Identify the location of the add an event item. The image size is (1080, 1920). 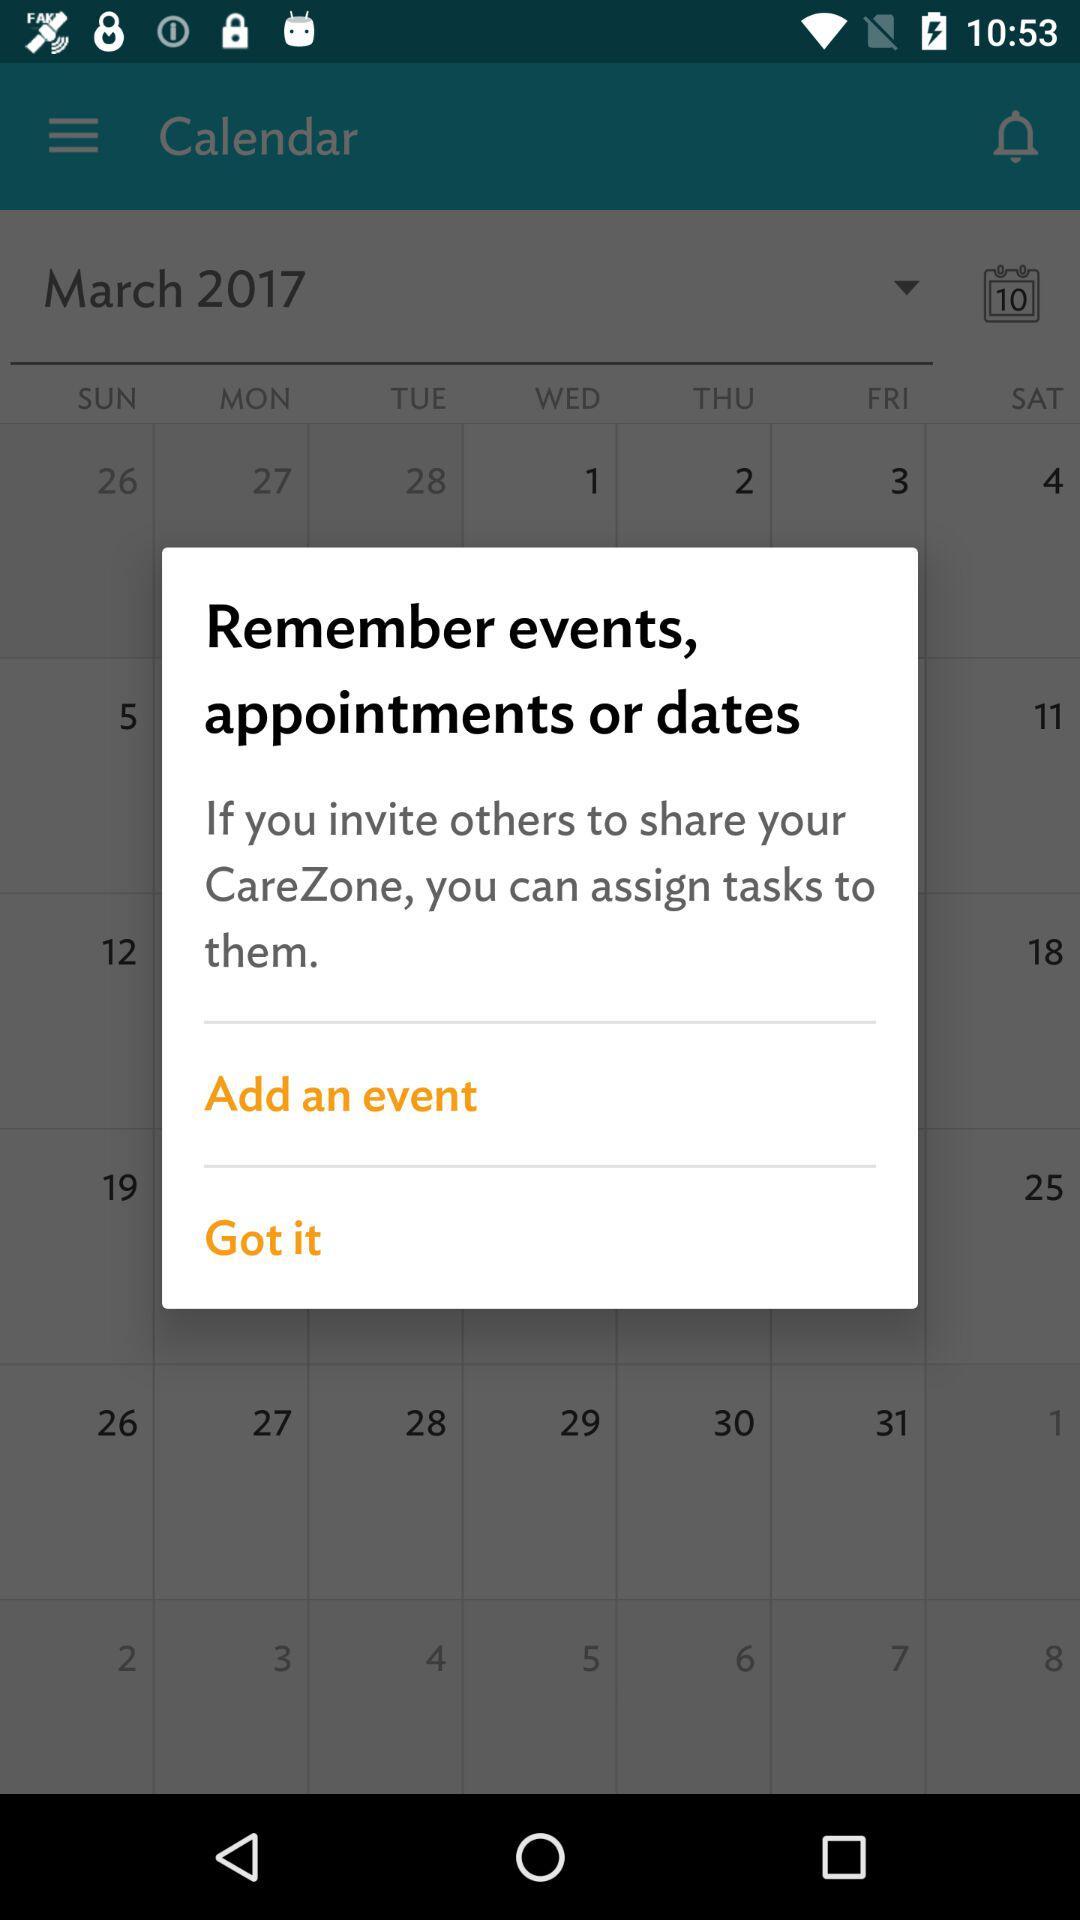
(540, 1093).